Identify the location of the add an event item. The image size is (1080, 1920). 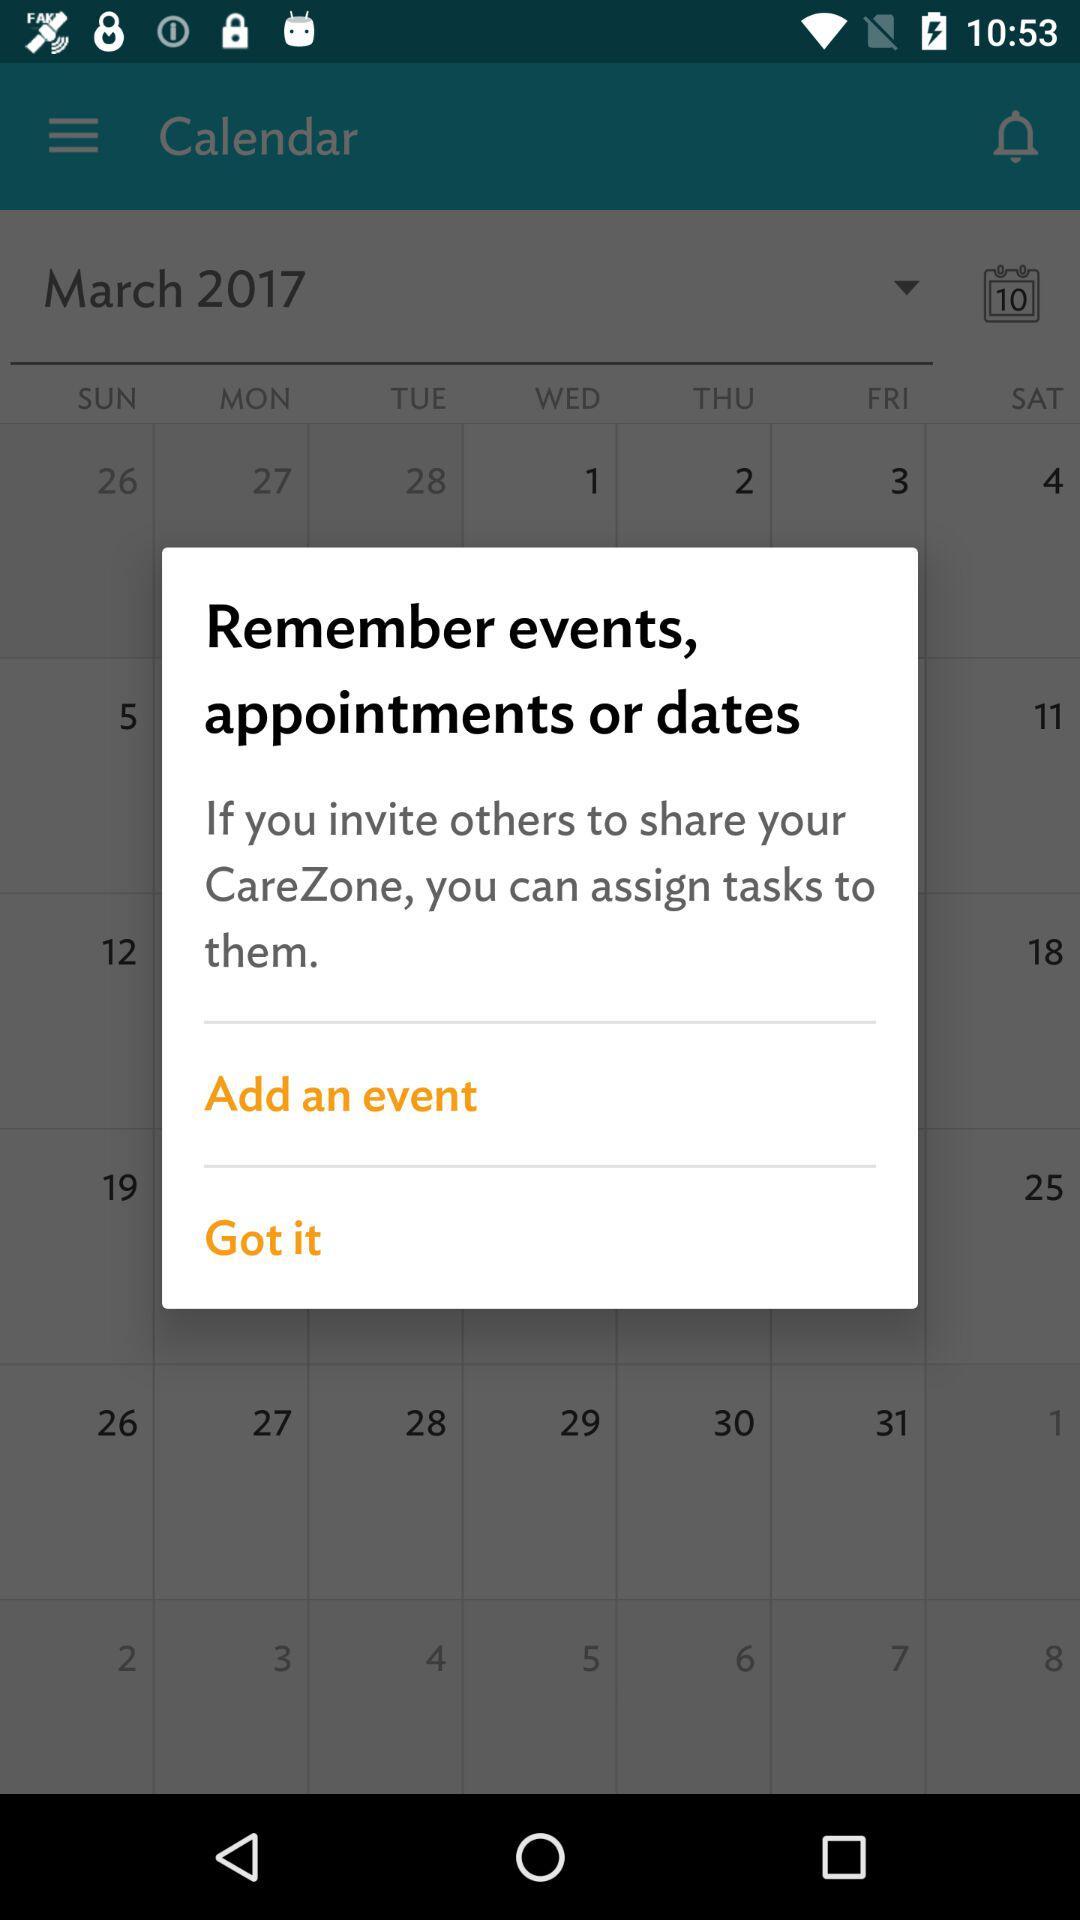
(540, 1093).